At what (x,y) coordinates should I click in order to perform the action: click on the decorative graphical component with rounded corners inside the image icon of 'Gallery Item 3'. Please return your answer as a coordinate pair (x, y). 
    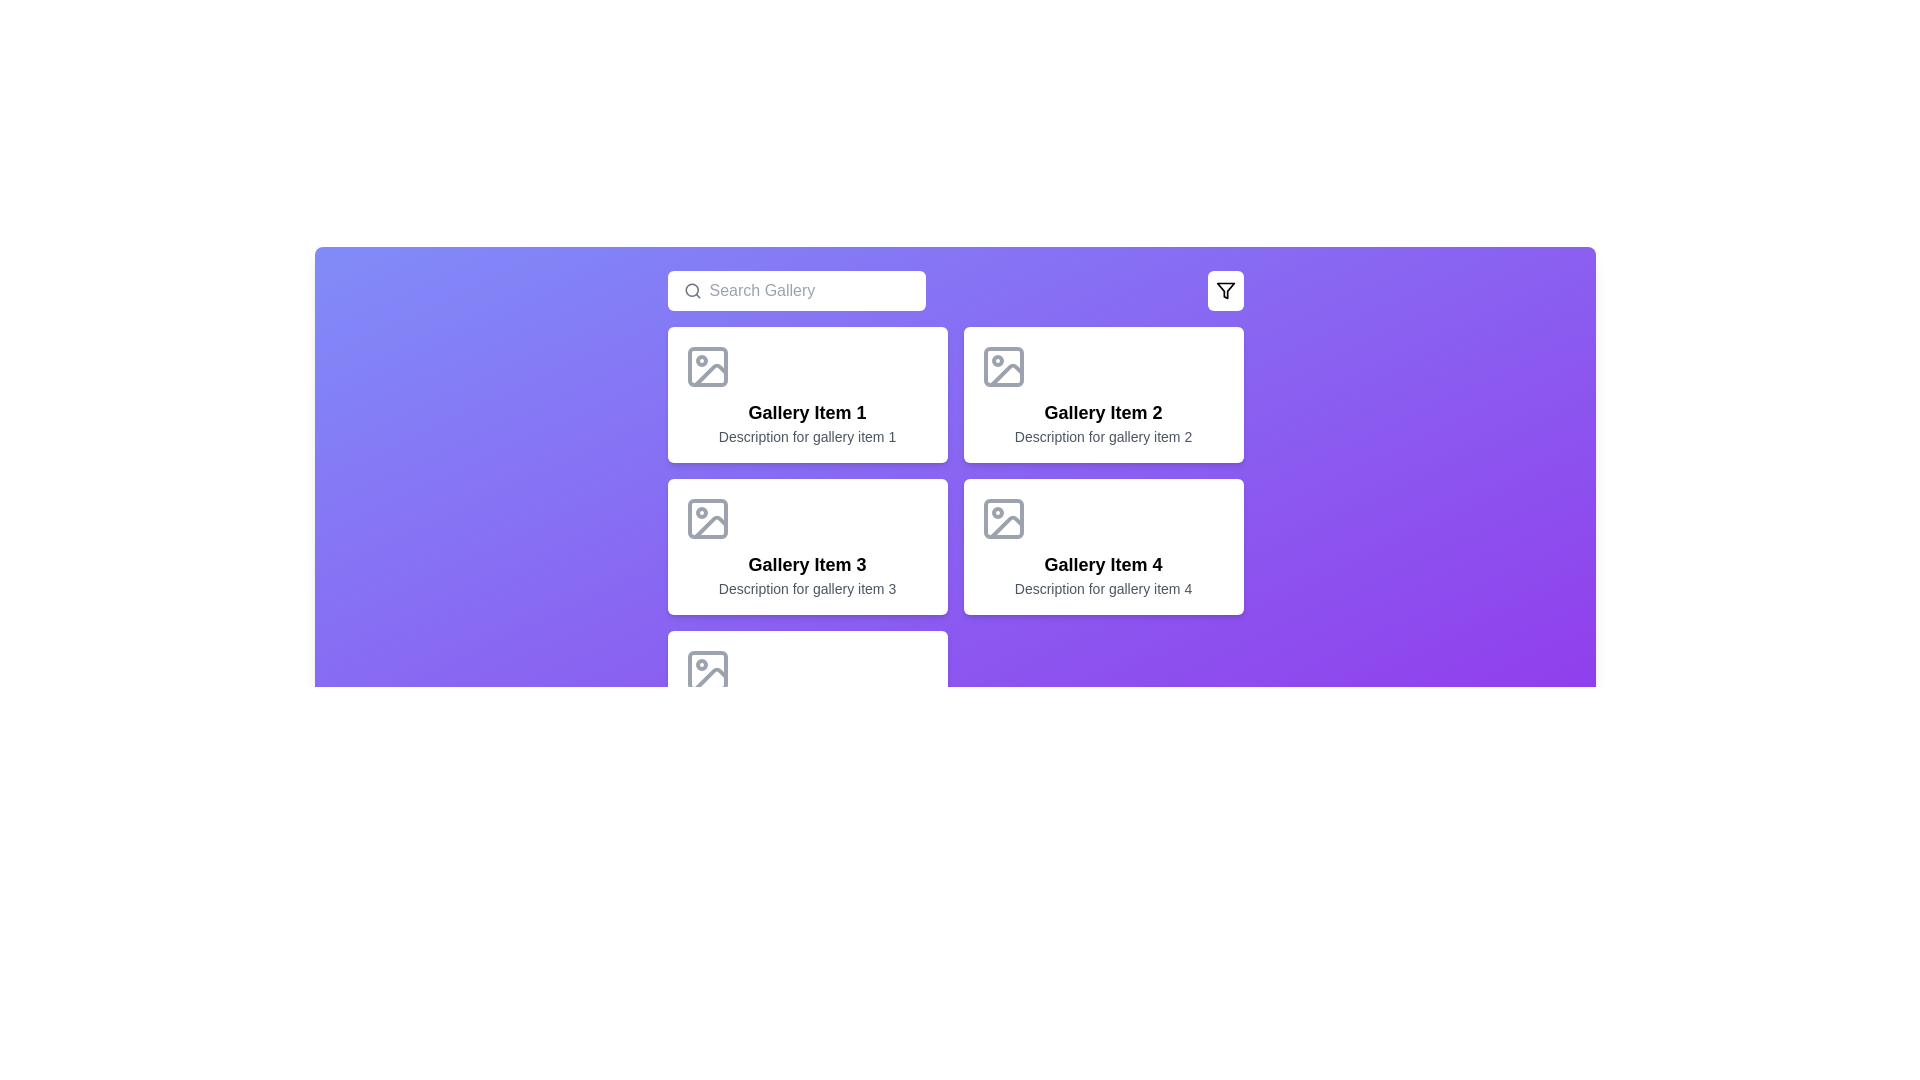
    Looking at the image, I should click on (707, 518).